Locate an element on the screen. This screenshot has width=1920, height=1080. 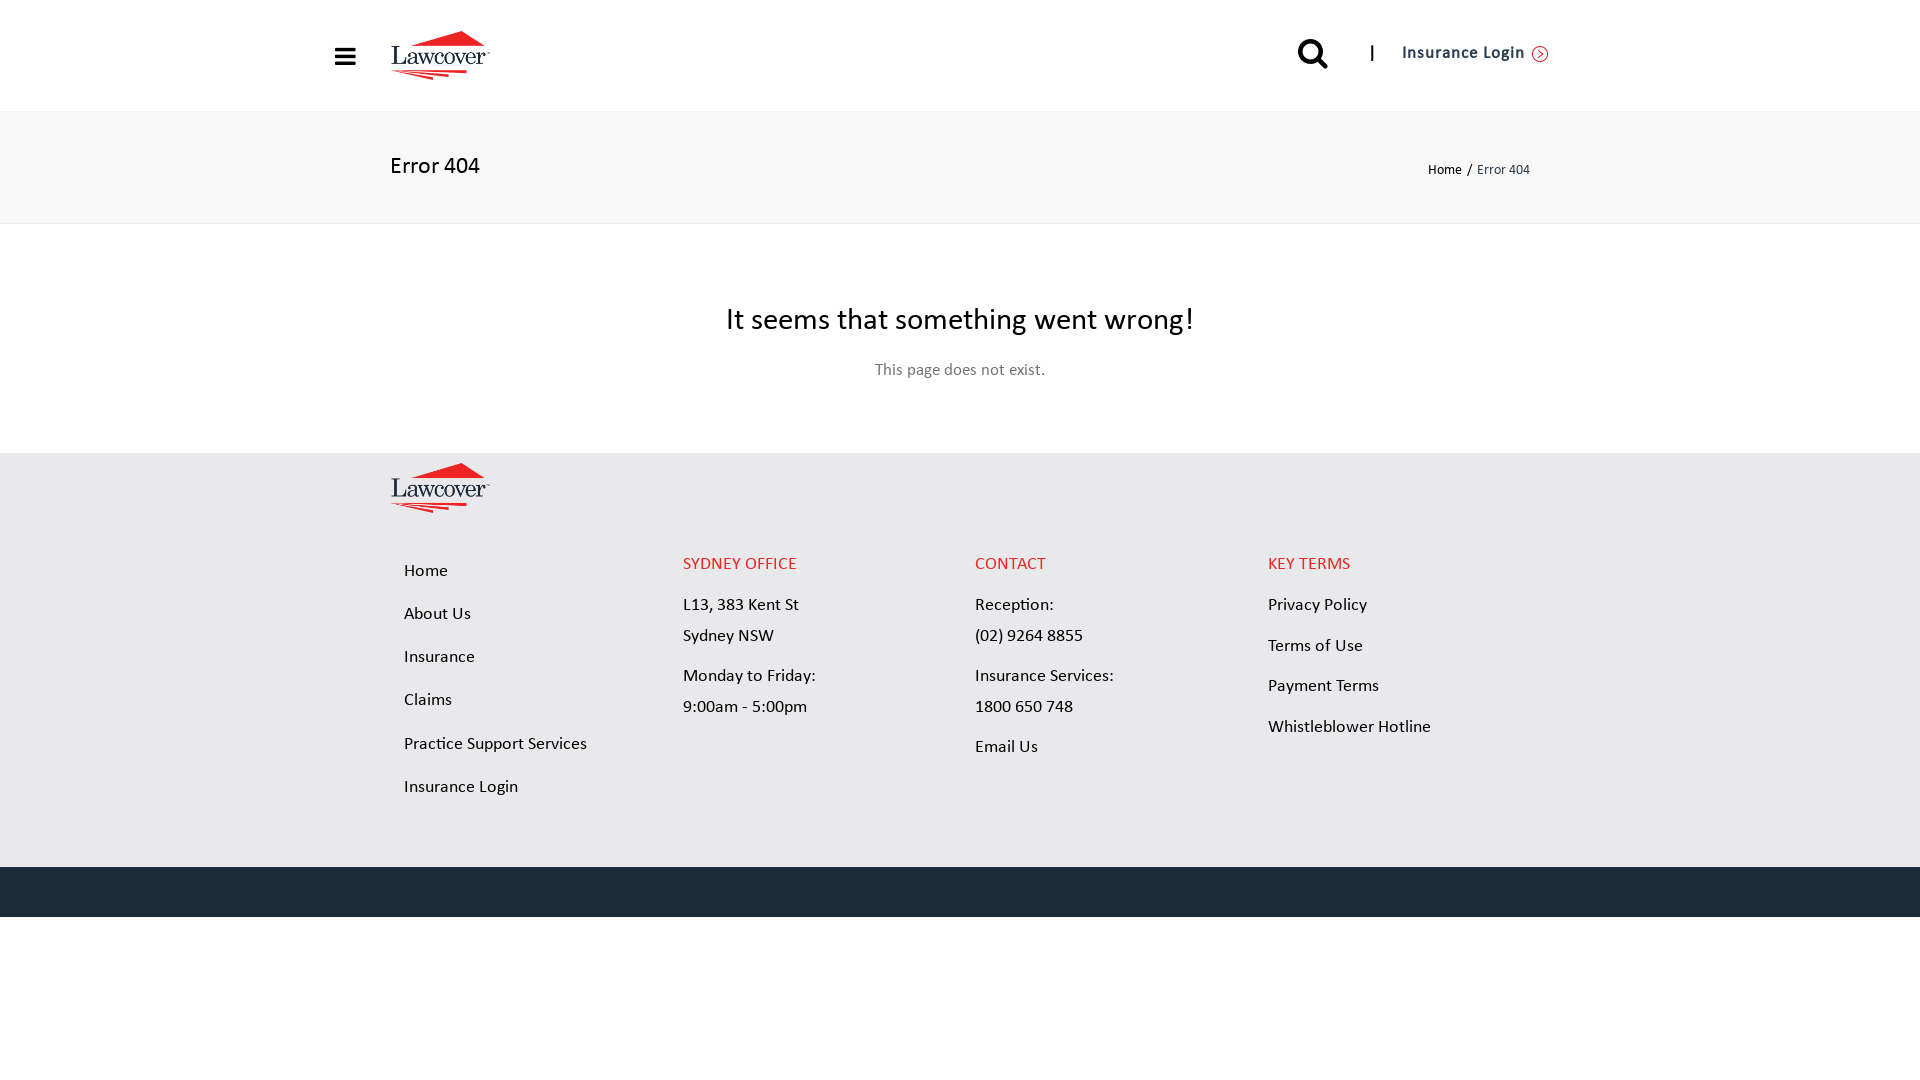
'Whistleblower Hotline' is located at coordinates (1349, 727).